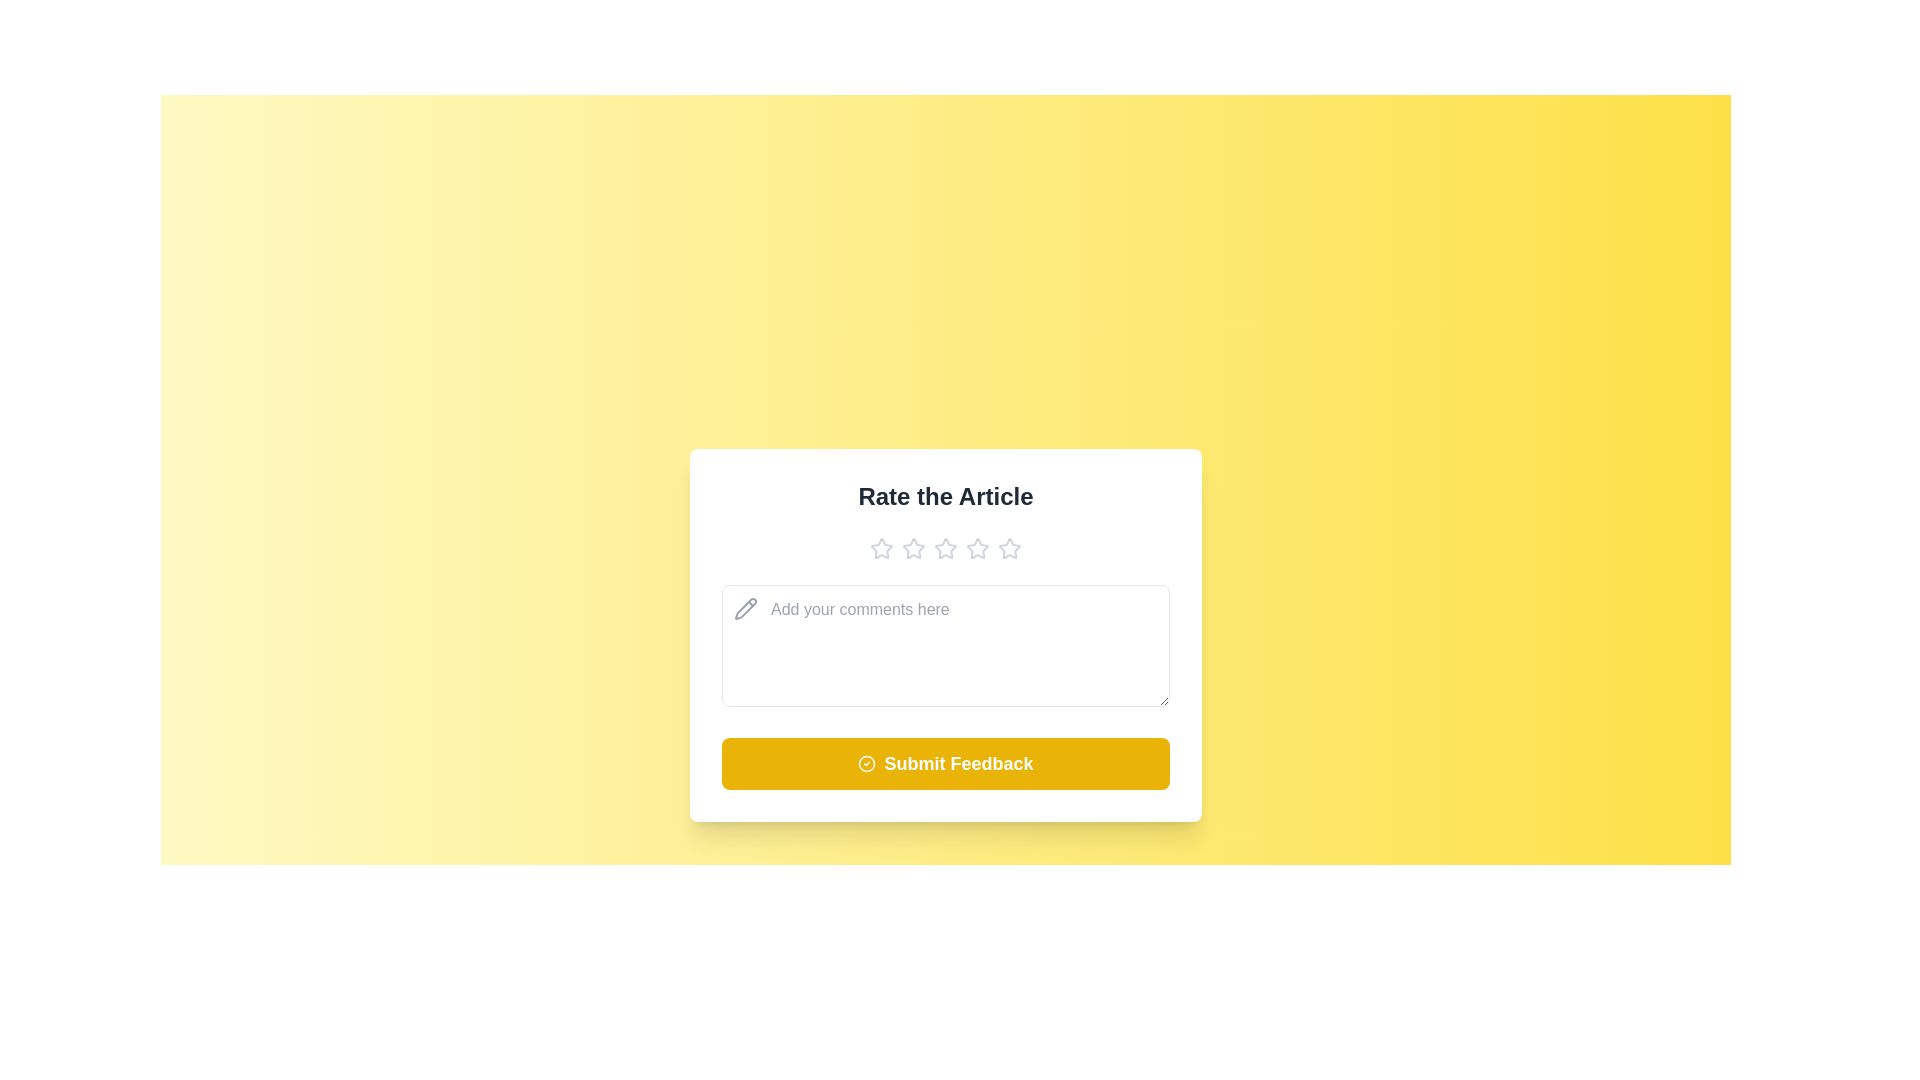 This screenshot has height=1080, width=1920. What do you see at coordinates (867, 763) in the screenshot?
I see `the circular icon with a checkmark inside, which is located to the left of the 'Submit Feedback' button text` at bounding box center [867, 763].